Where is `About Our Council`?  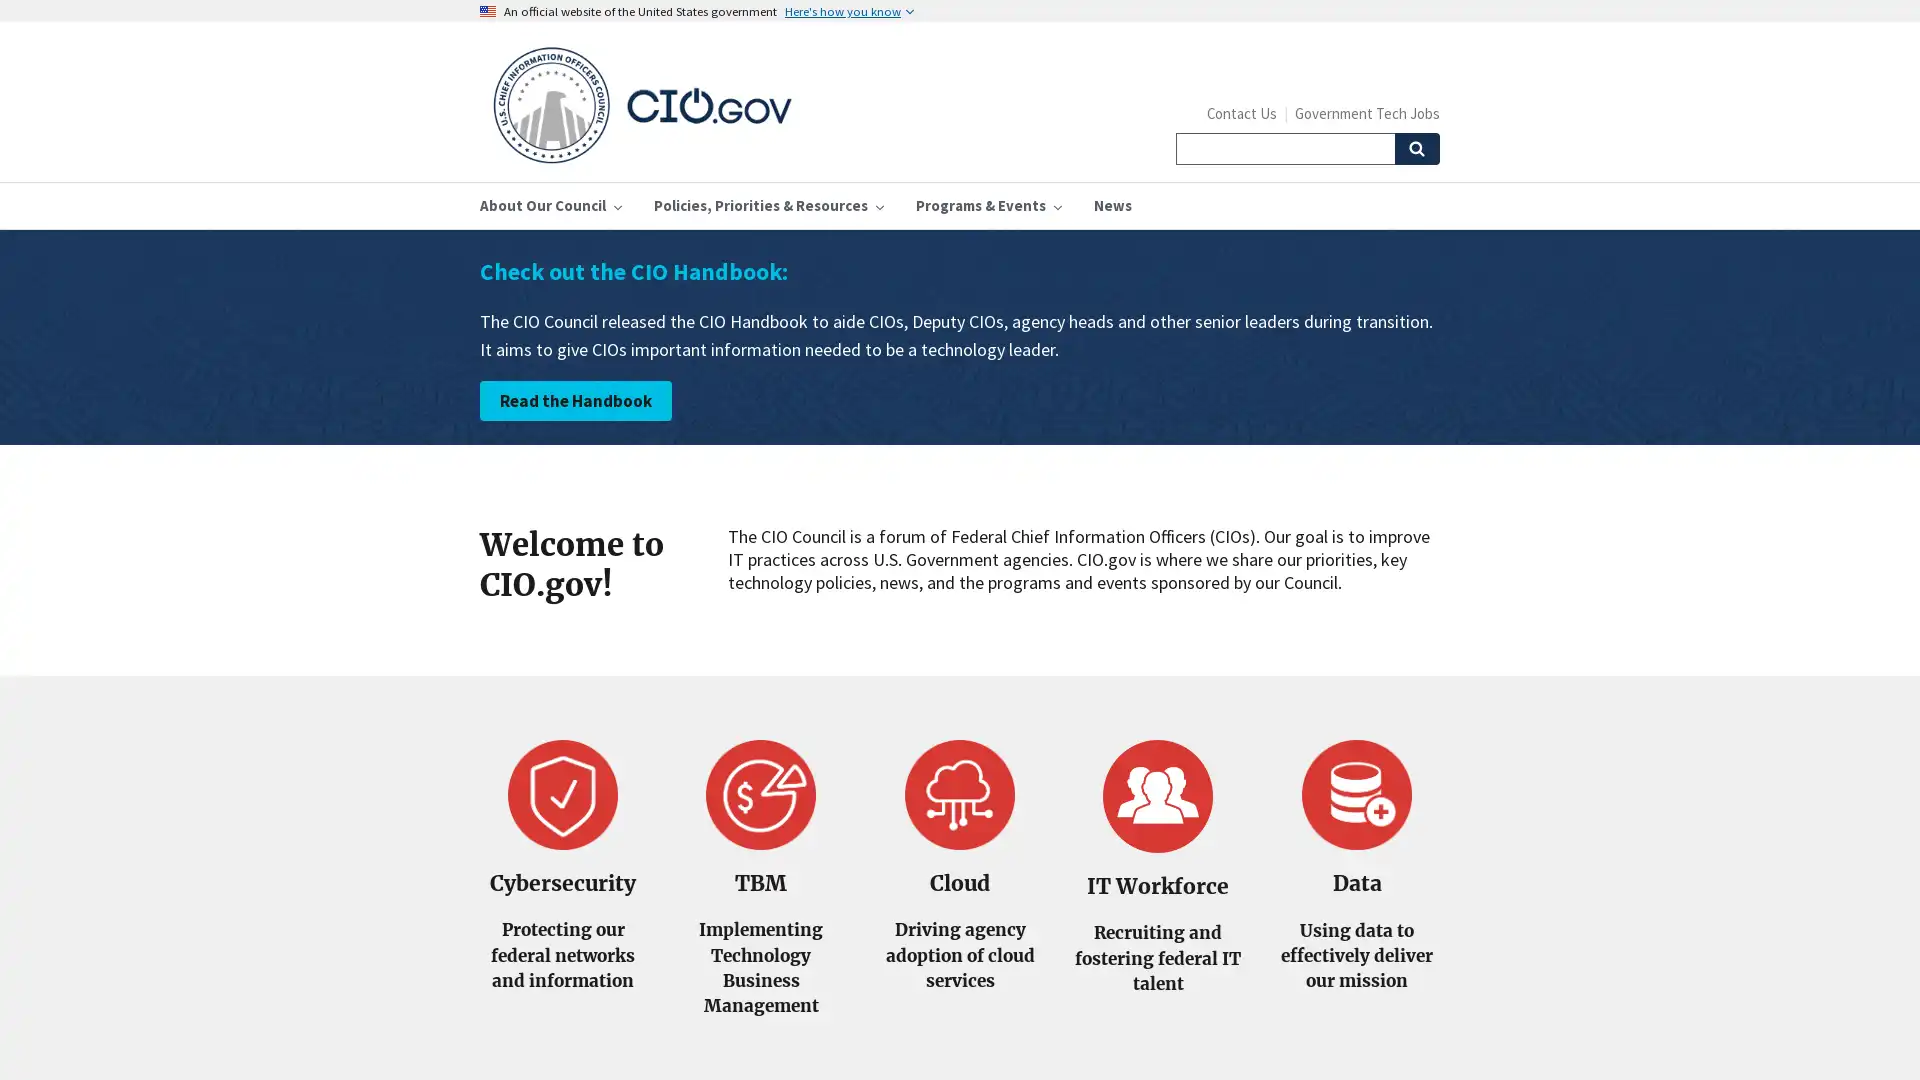 About Our Council is located at coordinates (551, 205).